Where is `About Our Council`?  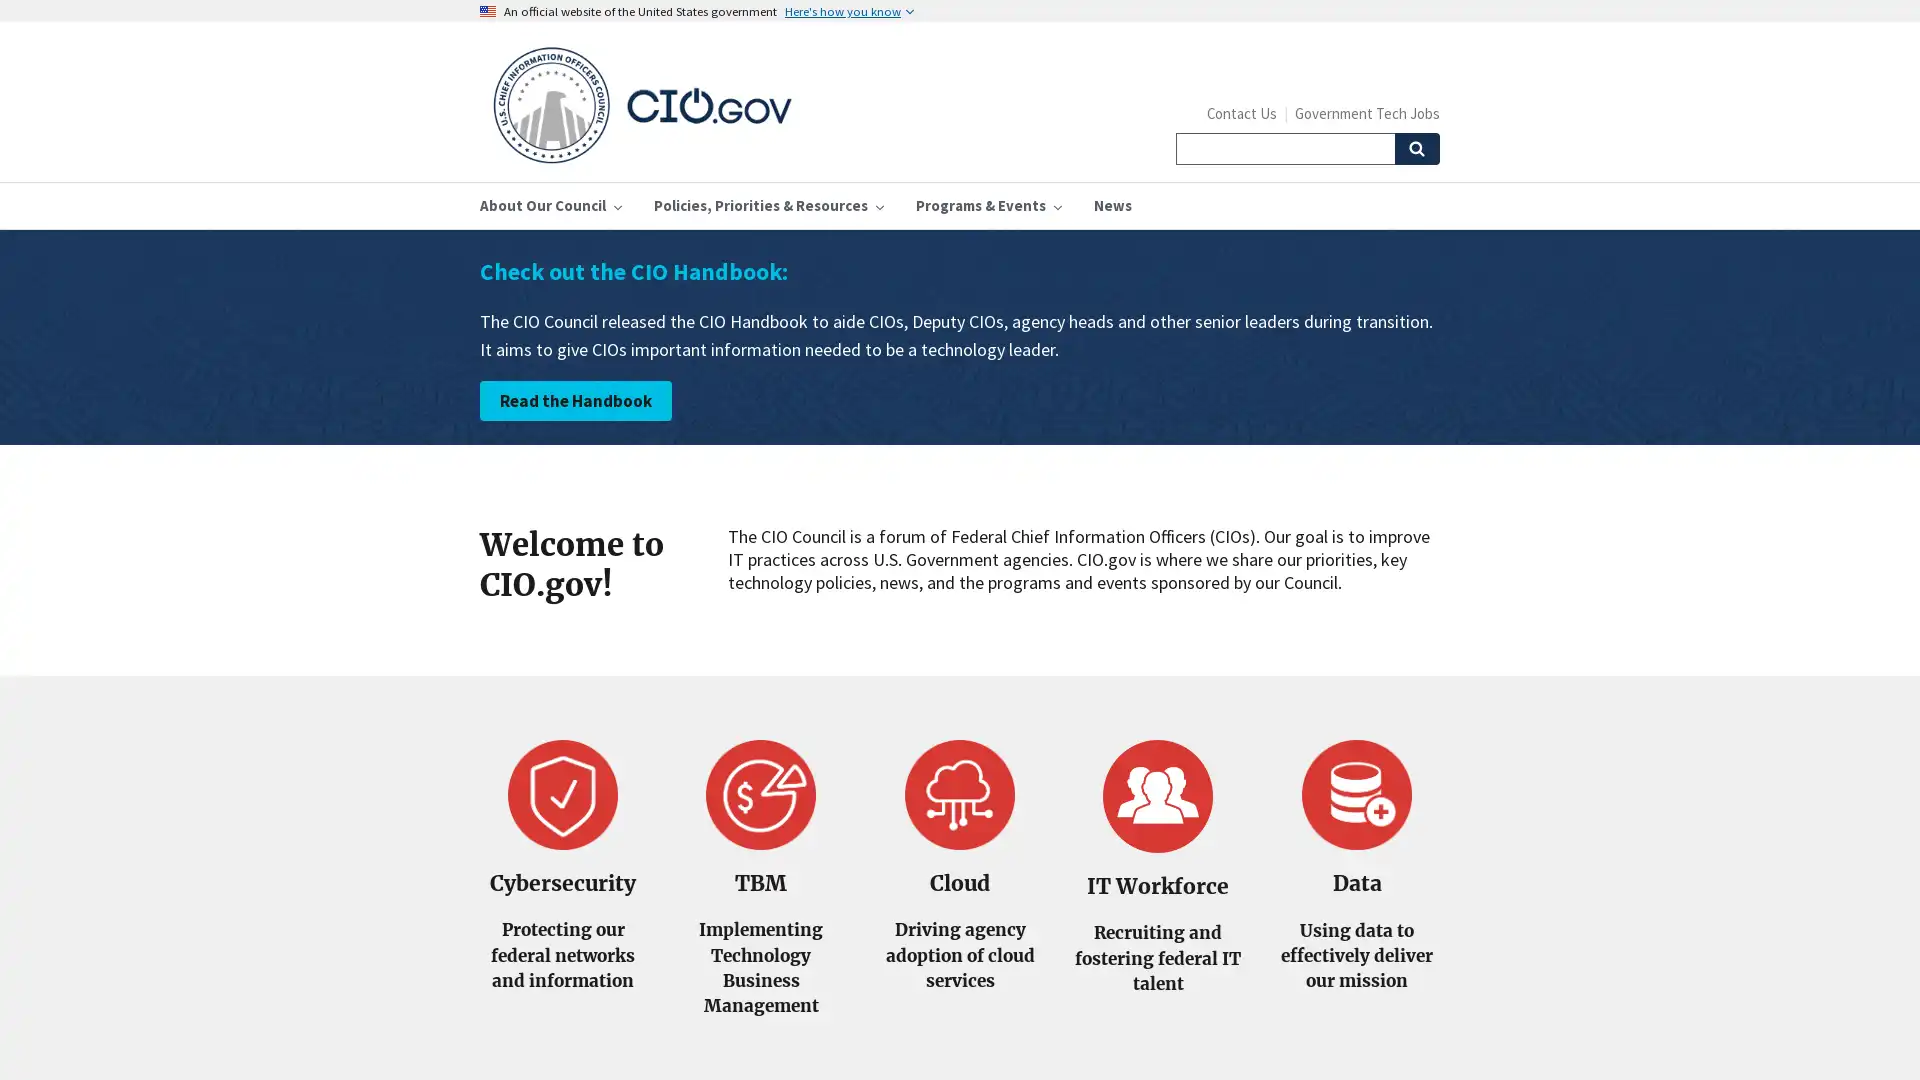 About Our Council is located at coordinates (551, 205).